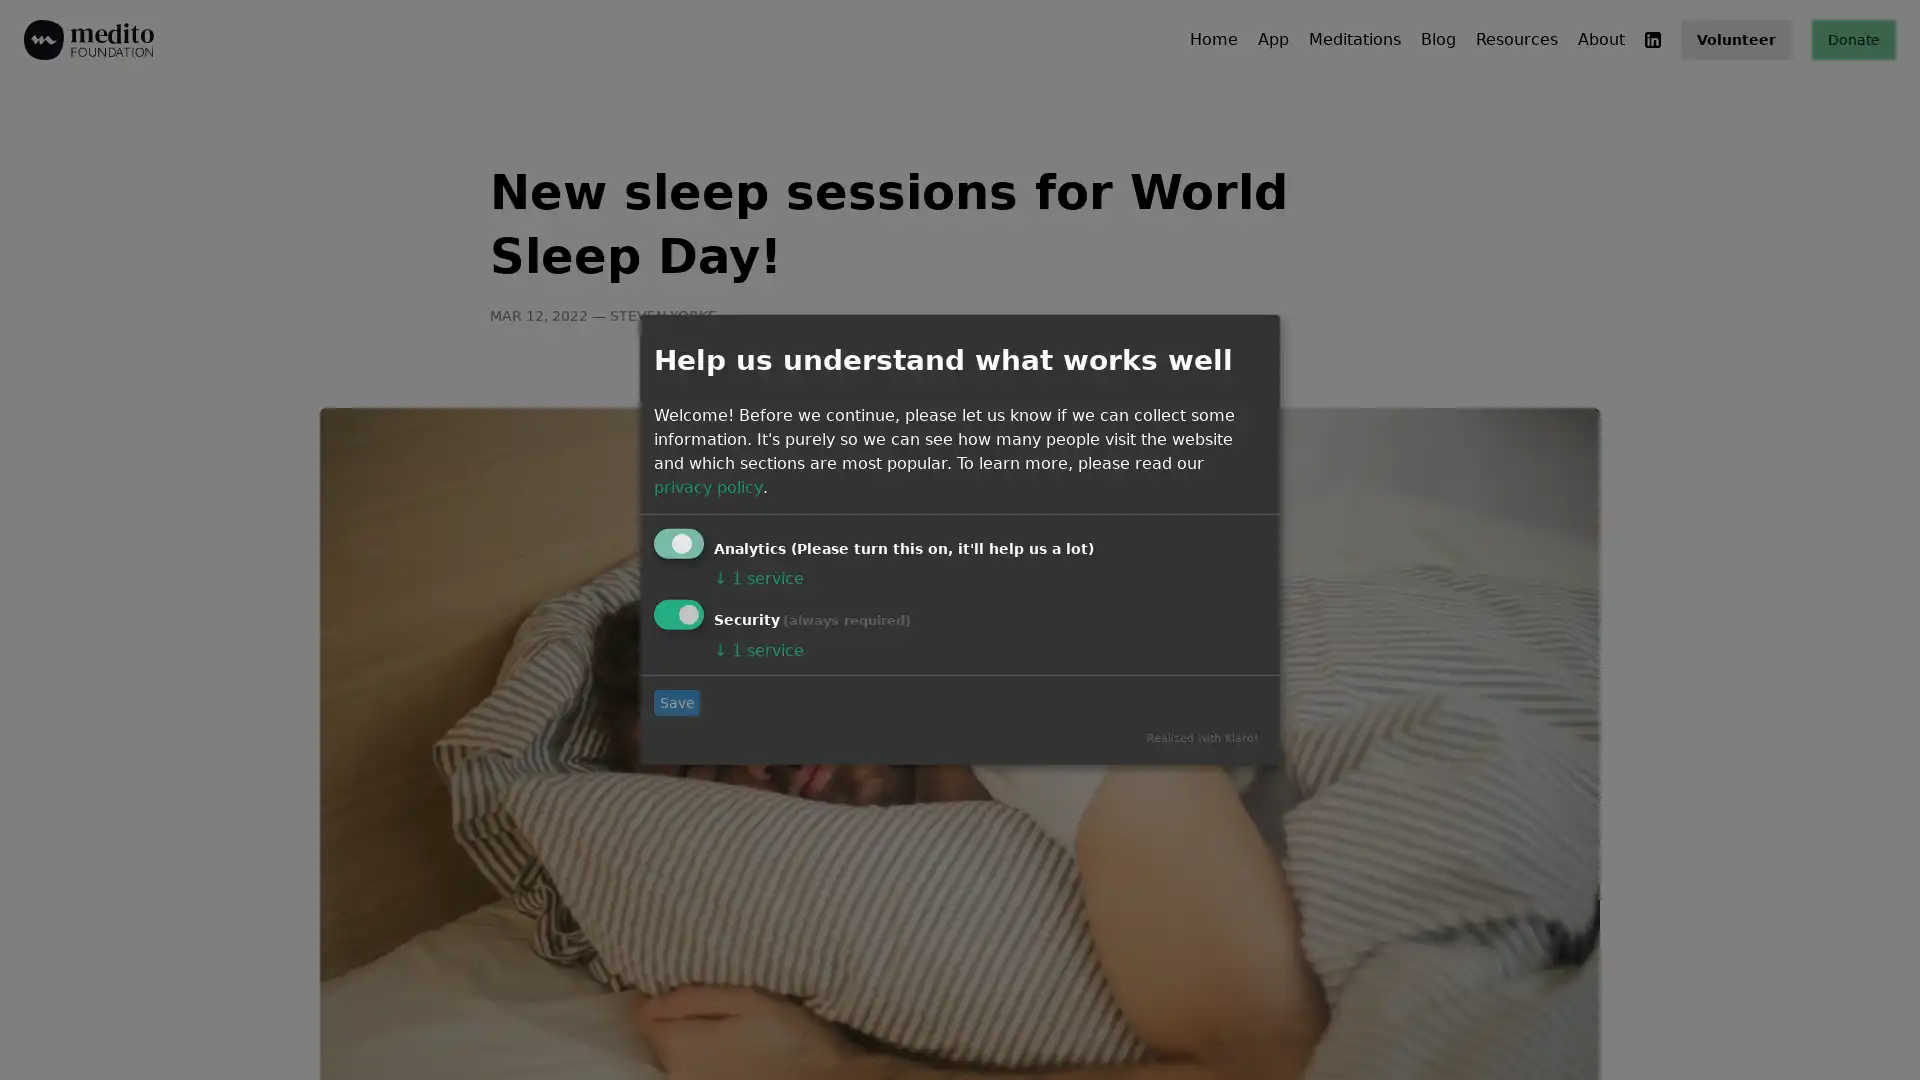  I want to click on Volunteer, so click(1735, 39).